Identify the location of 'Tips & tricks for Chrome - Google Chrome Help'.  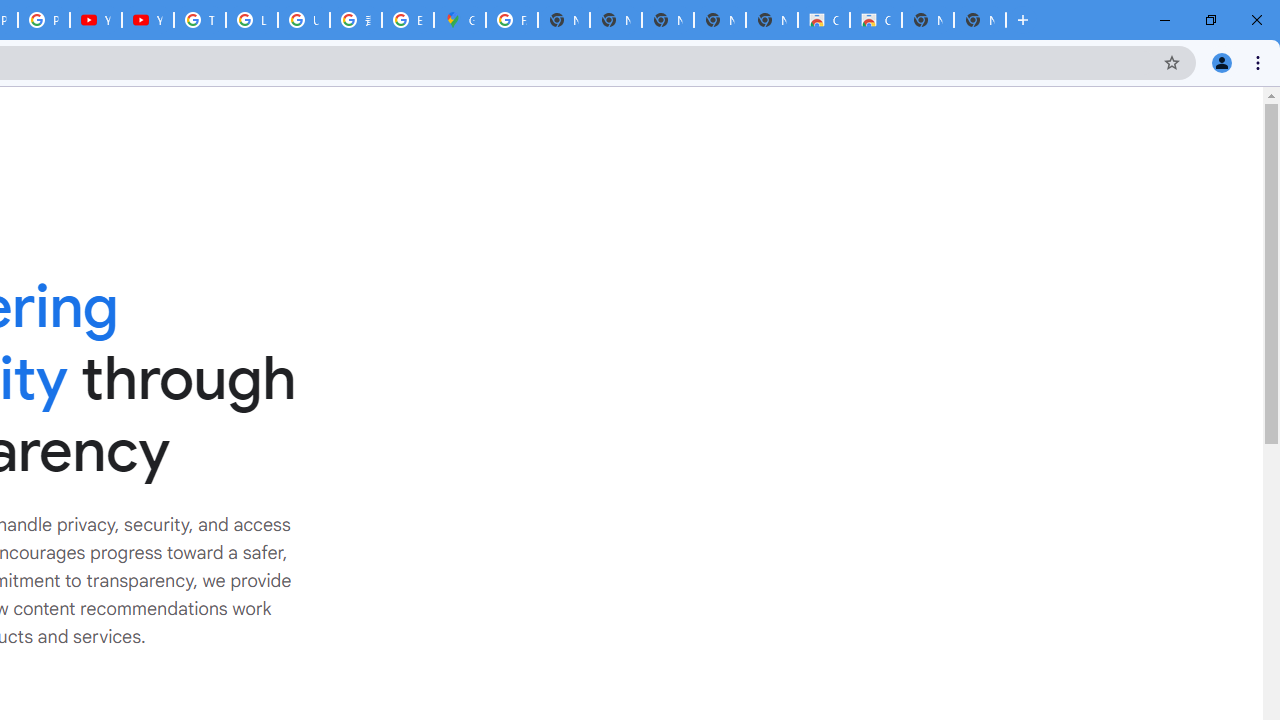
(200, 20).